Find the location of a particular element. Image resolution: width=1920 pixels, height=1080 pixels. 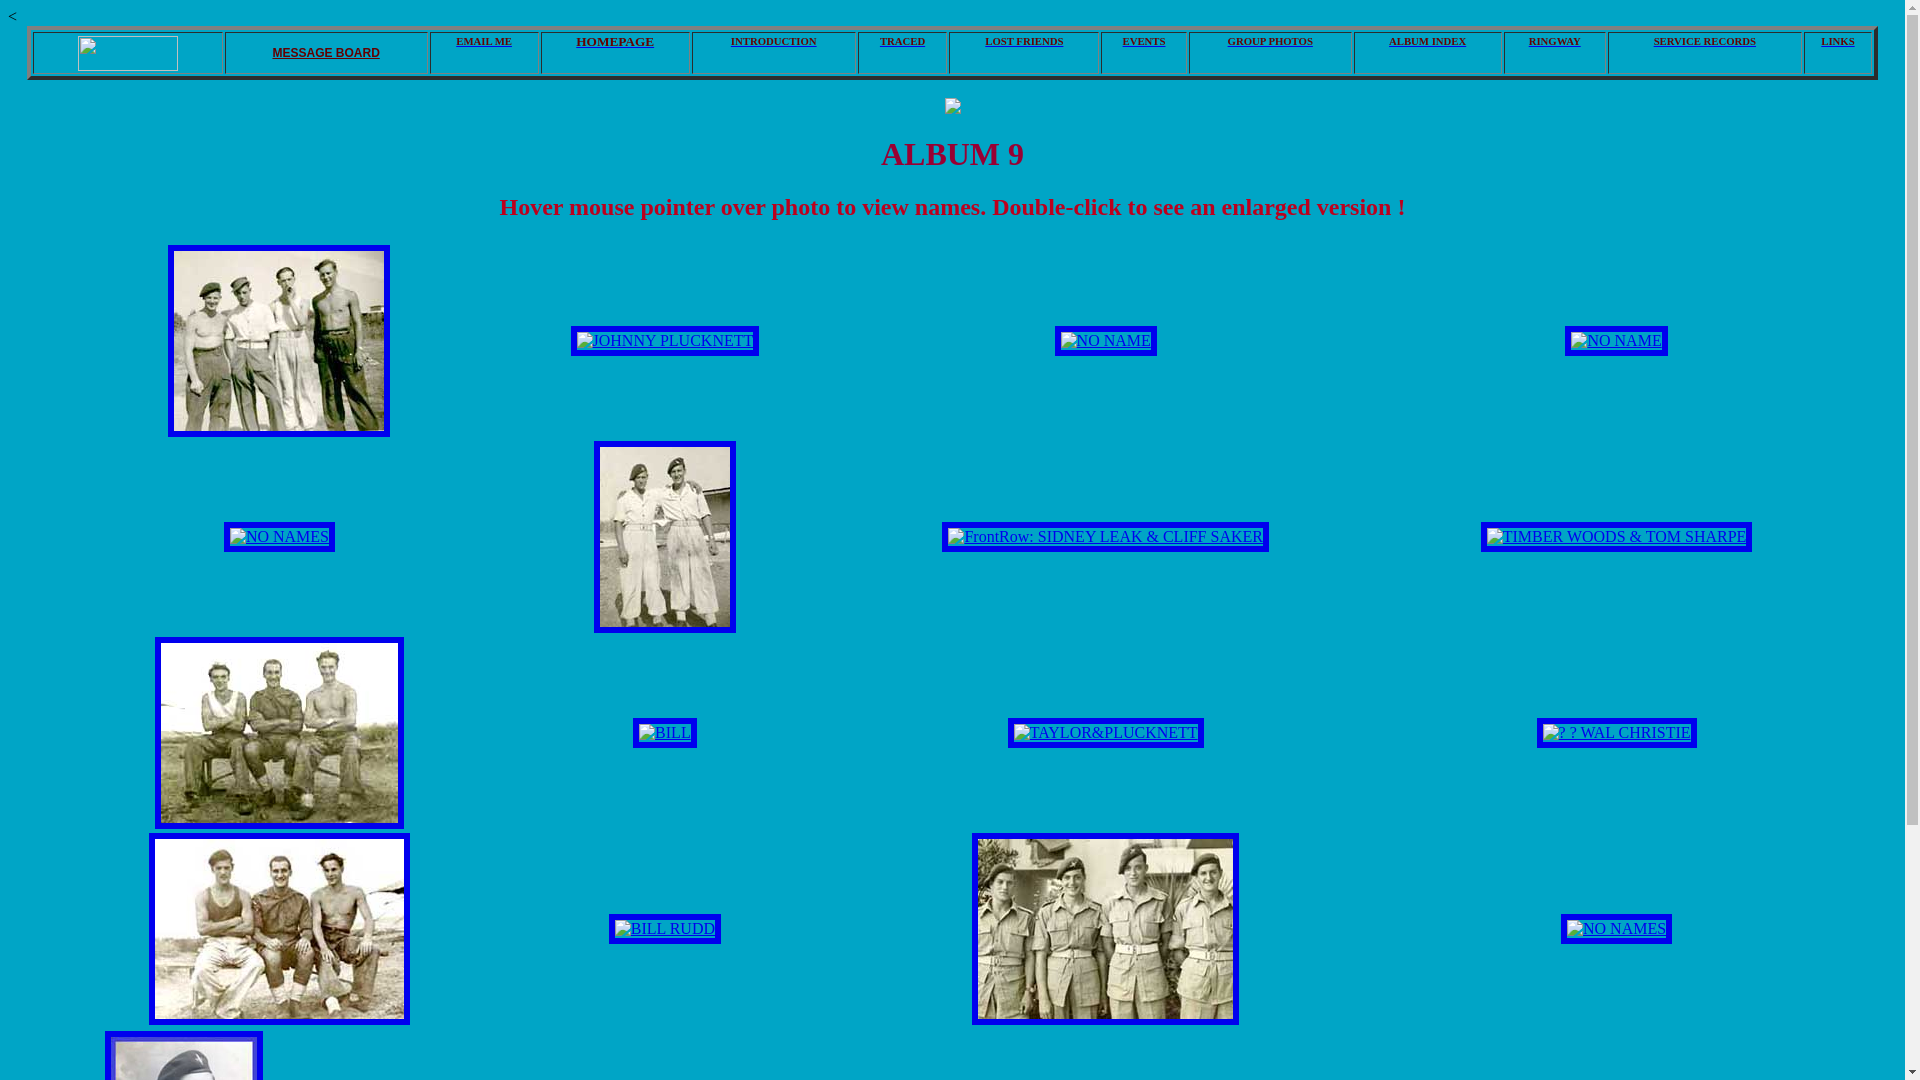

'INTRODUCTION' is located at coordinates (772, 41).